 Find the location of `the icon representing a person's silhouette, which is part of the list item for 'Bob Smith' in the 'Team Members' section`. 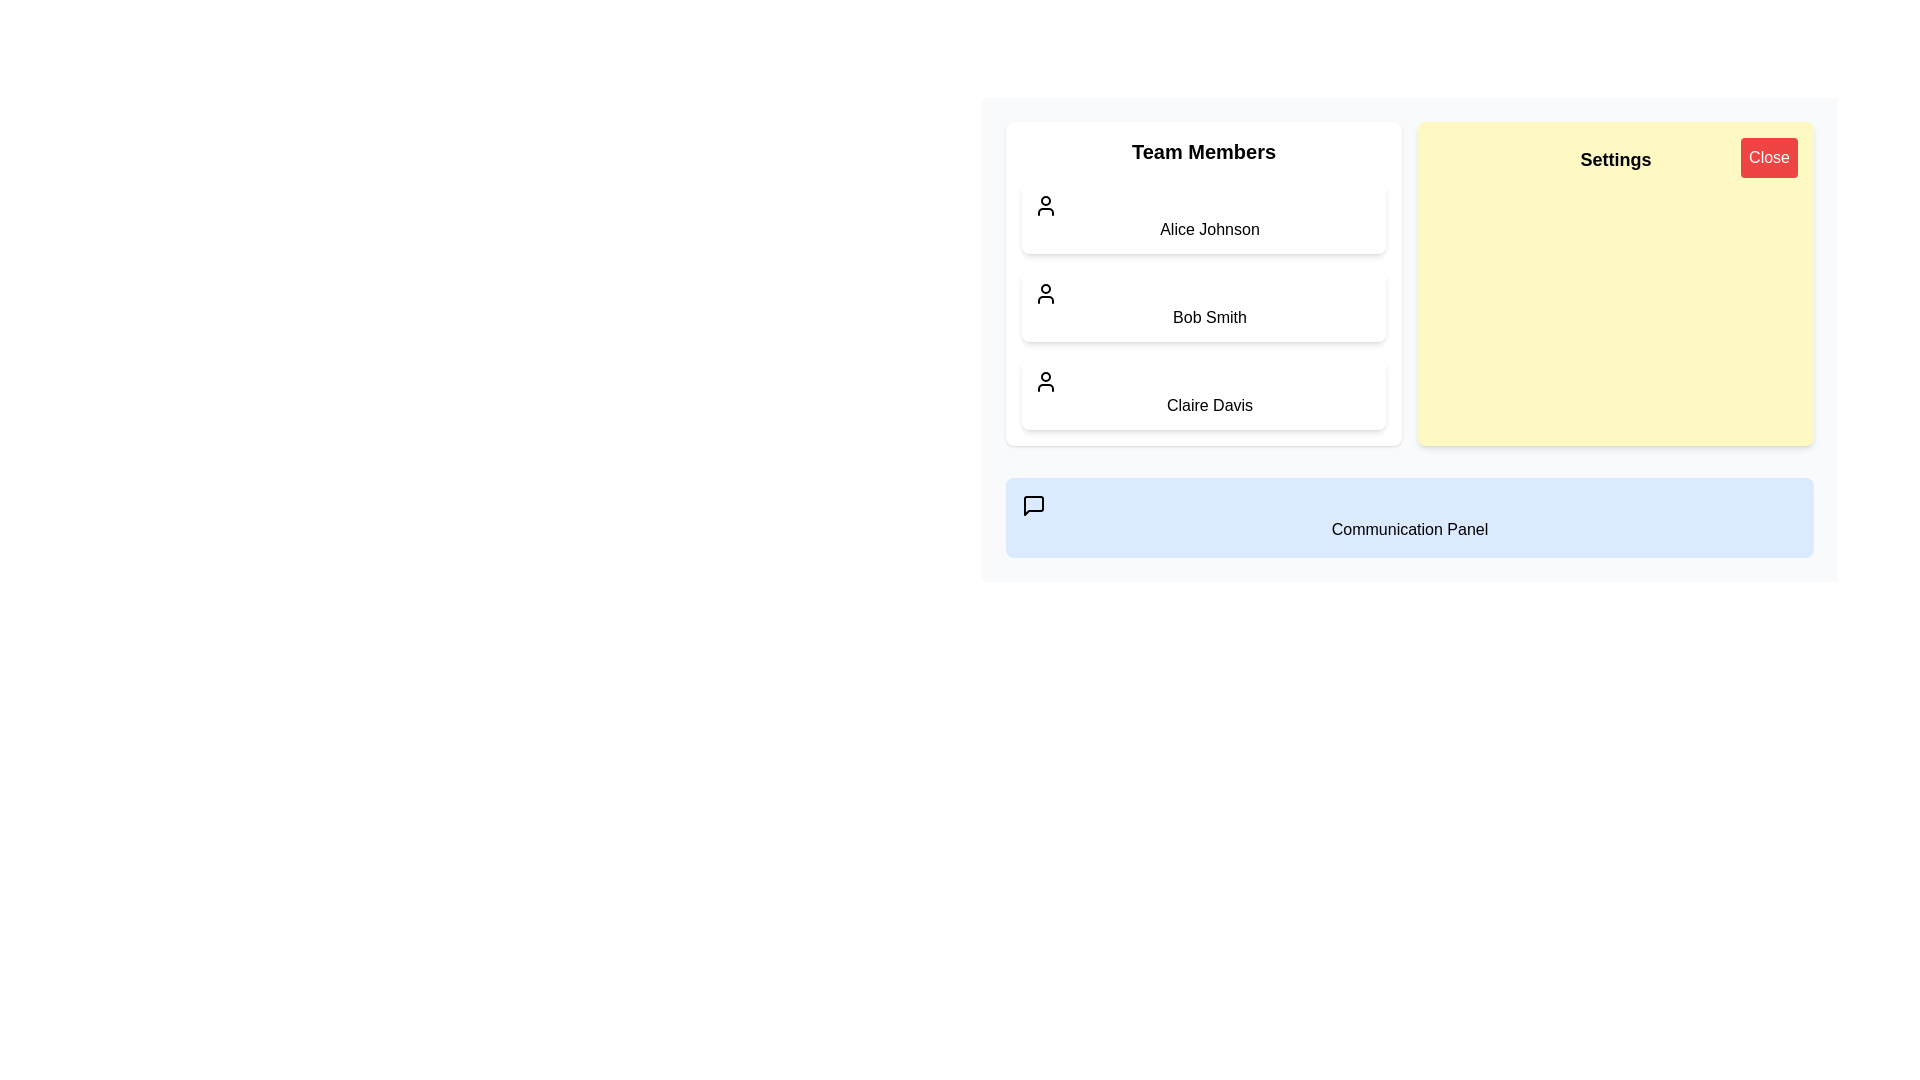

the icon representing a person's silhouette, which is part of the list item for 'Bob Smith' in the 'Team Members' section is located at coordinates (1045, 293).